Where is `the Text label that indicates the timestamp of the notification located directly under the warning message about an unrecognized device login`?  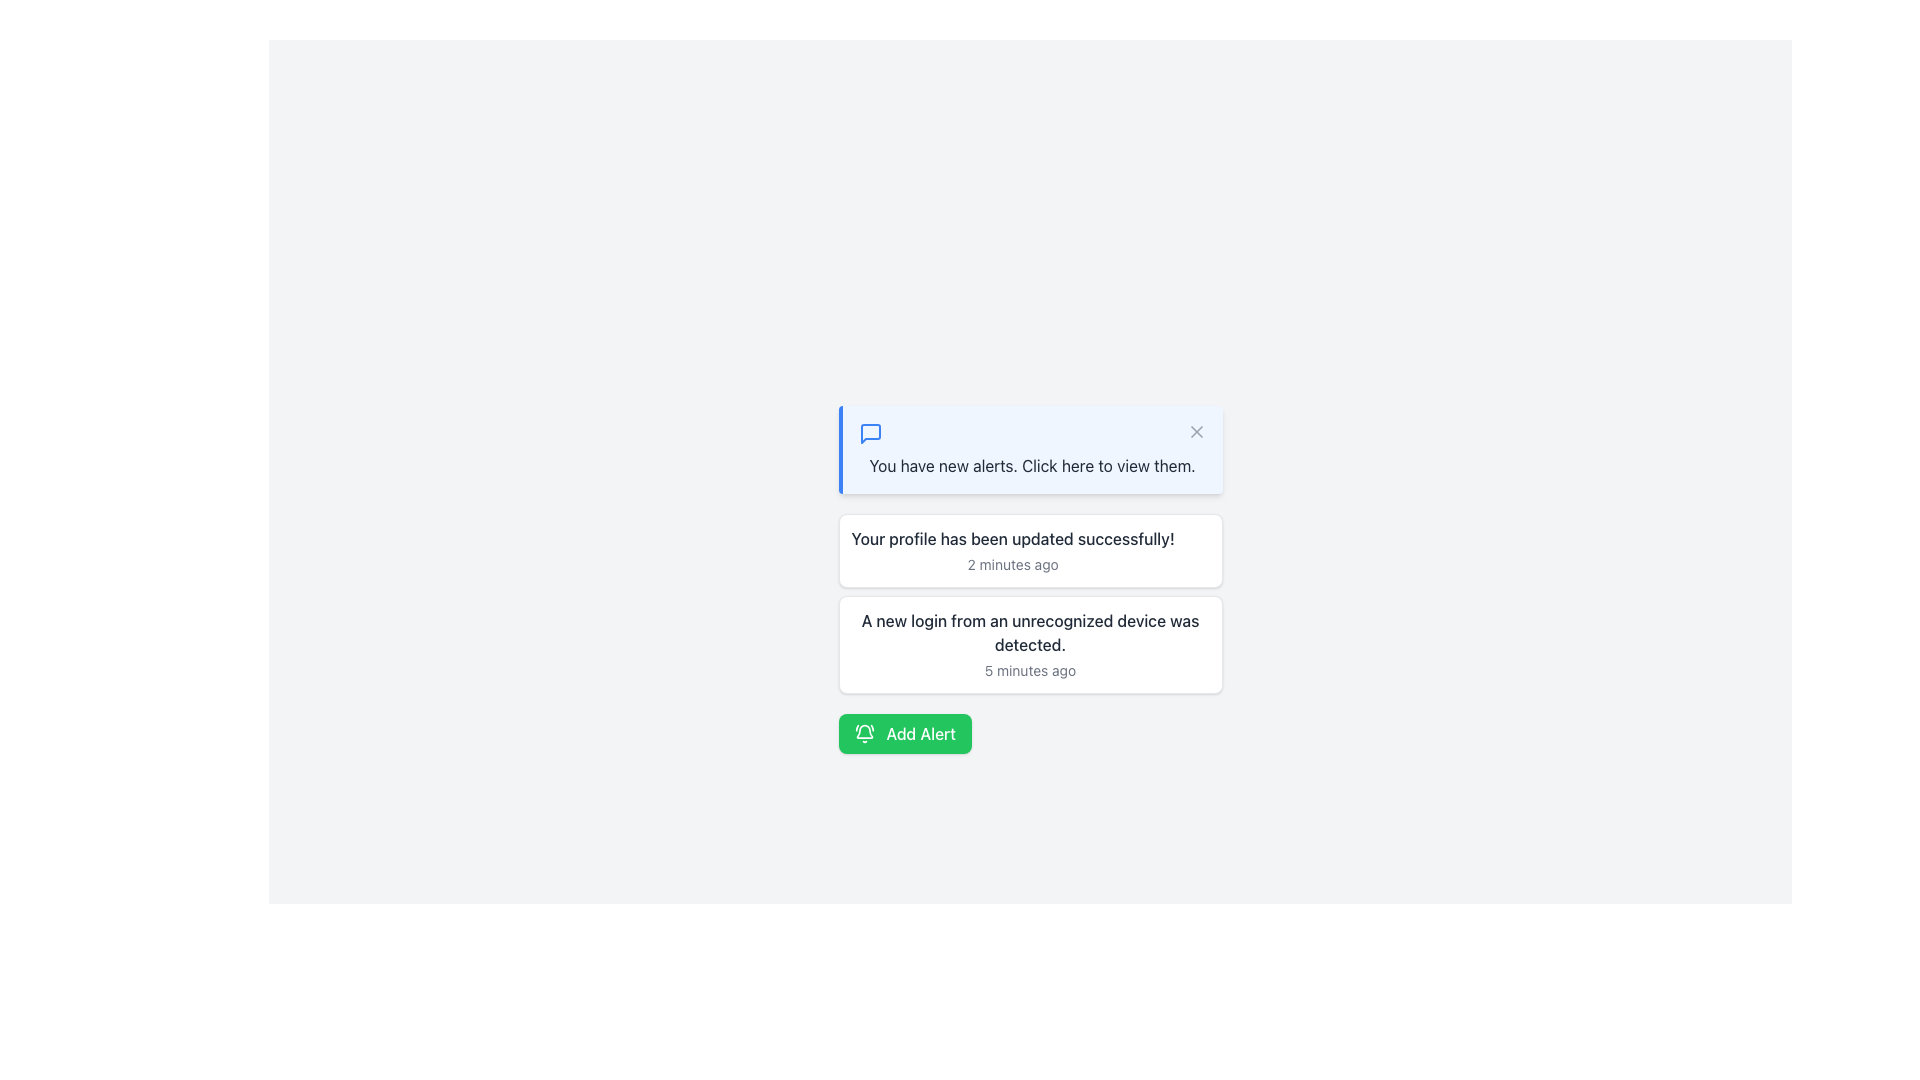
the Text label that indicates the timestamp of the notification located directly under the warning message about an unrecognized device login is located at coordinates (1030, 671).